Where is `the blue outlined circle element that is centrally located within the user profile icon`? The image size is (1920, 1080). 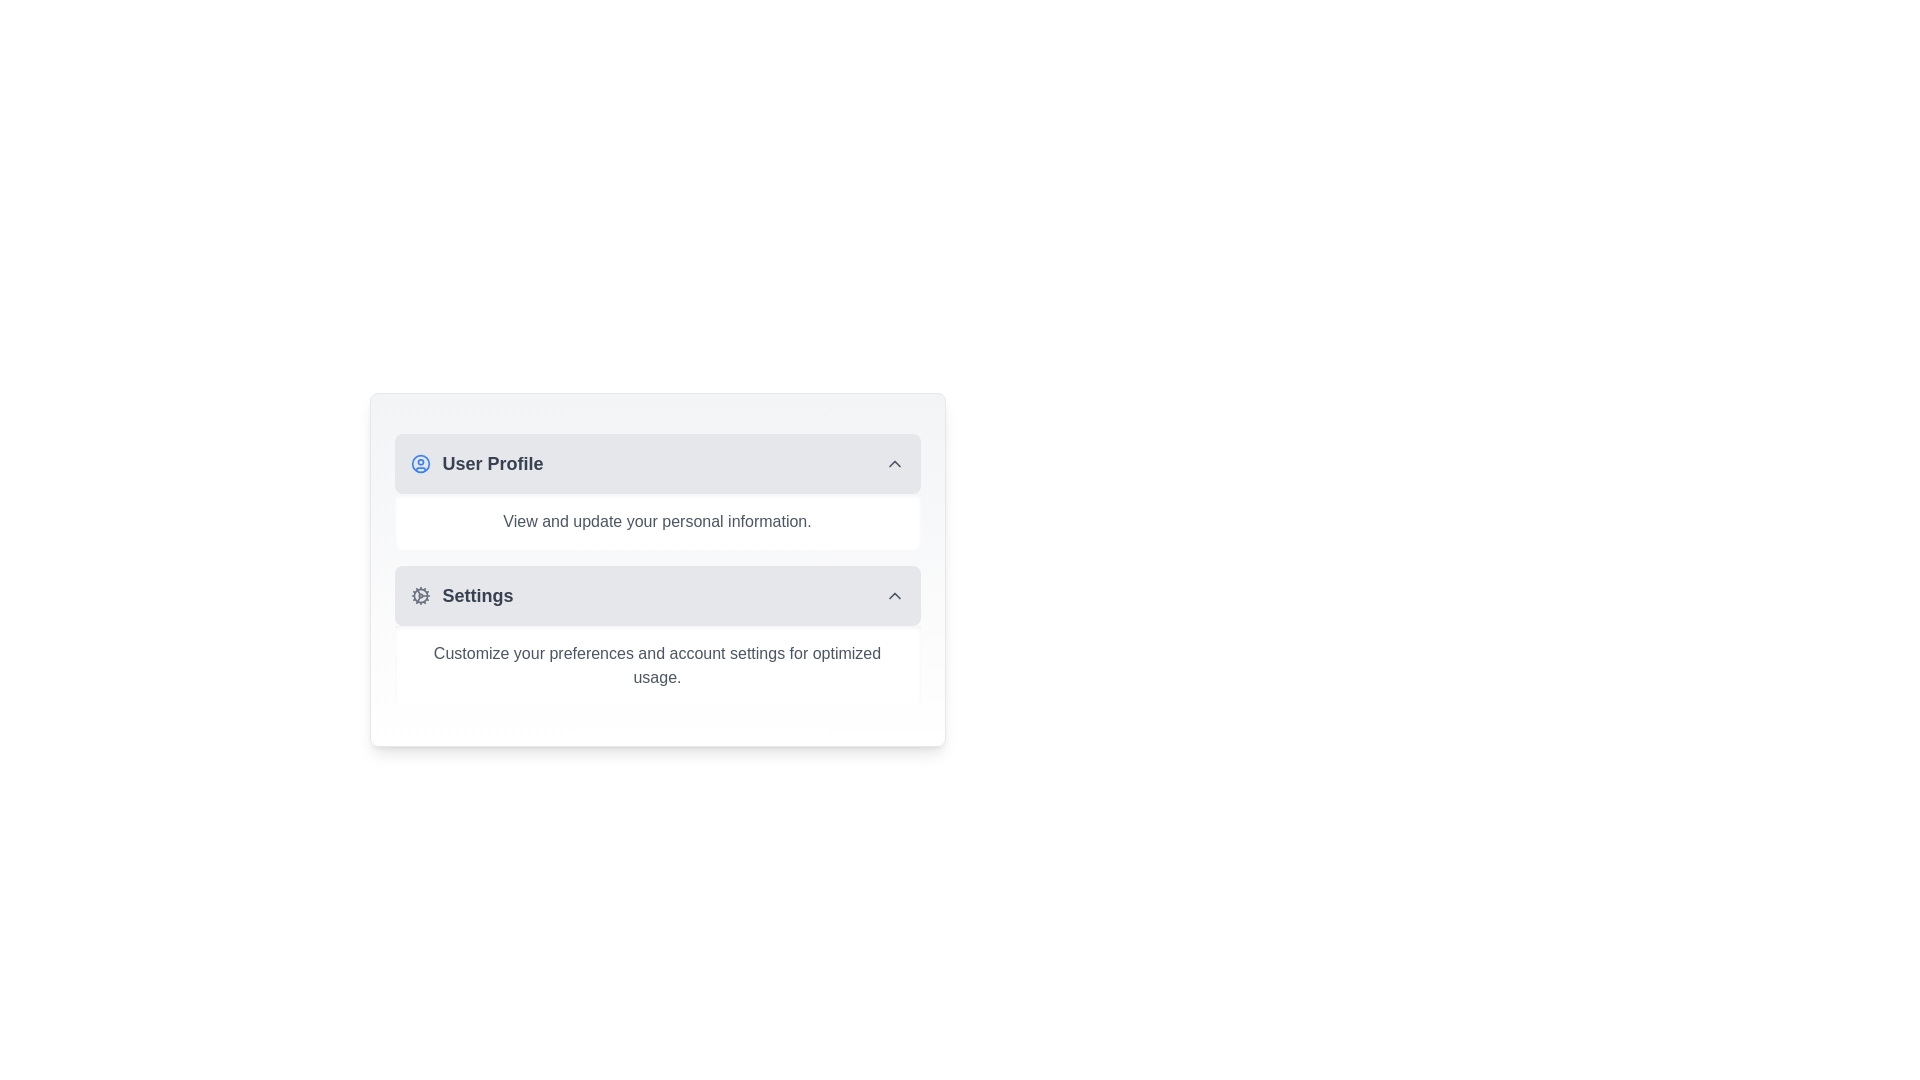
the blue outlined circle element that is centrally located within the user profile icon is located at coordinates (419, 463).